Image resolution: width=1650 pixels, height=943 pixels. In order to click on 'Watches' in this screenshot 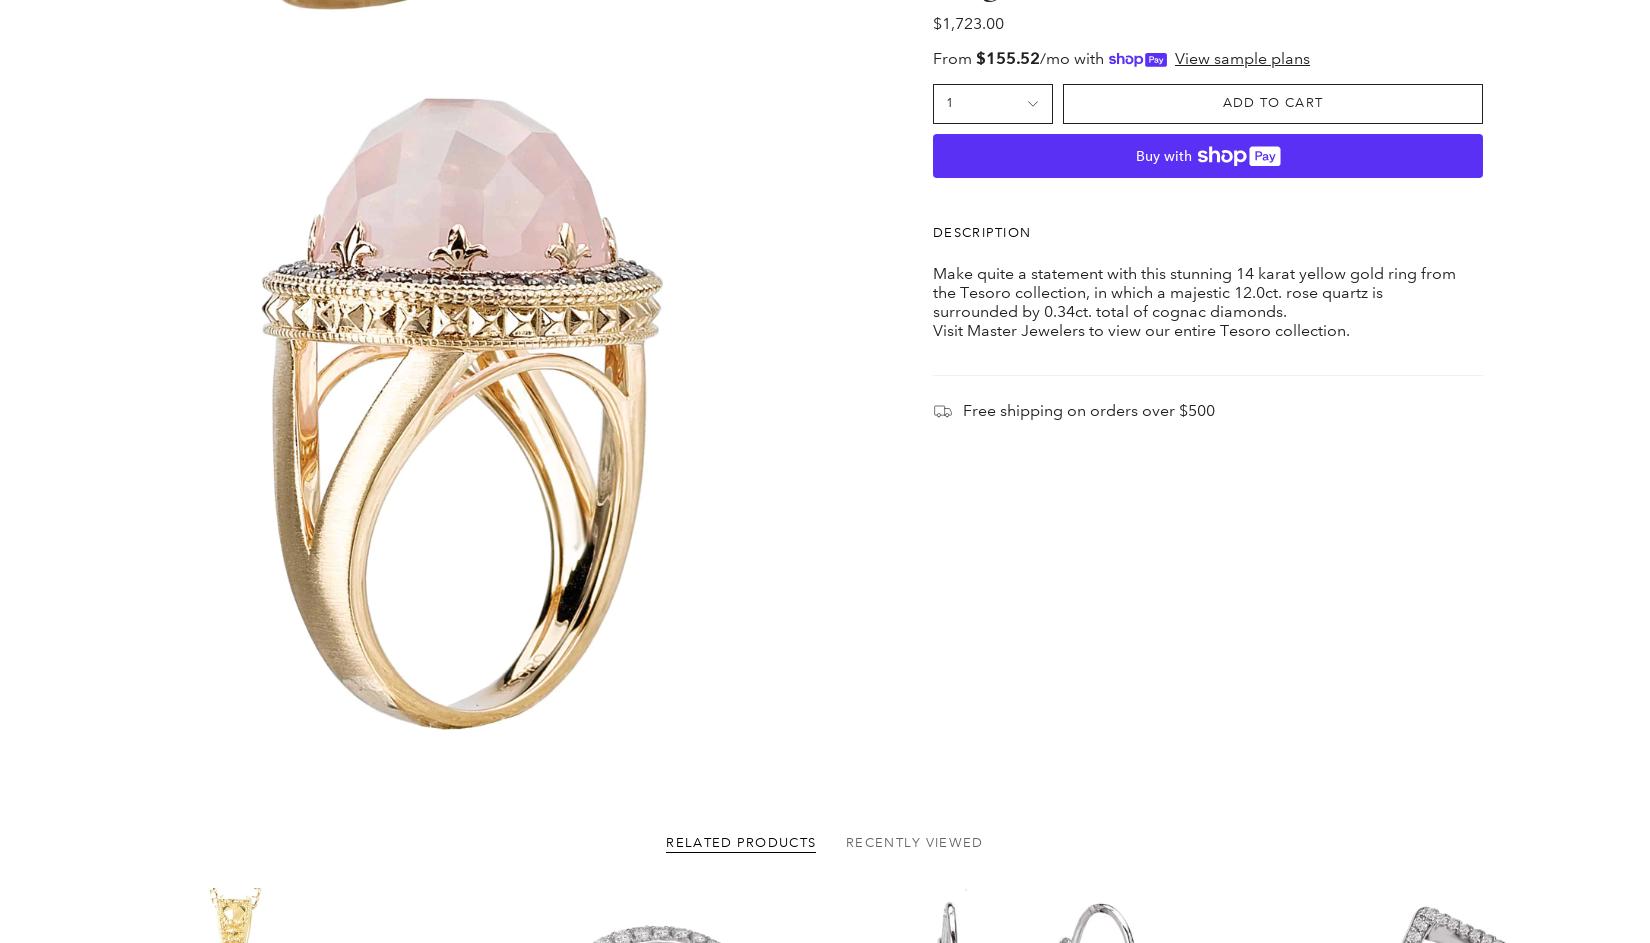, I will do `click(576, 867)`.